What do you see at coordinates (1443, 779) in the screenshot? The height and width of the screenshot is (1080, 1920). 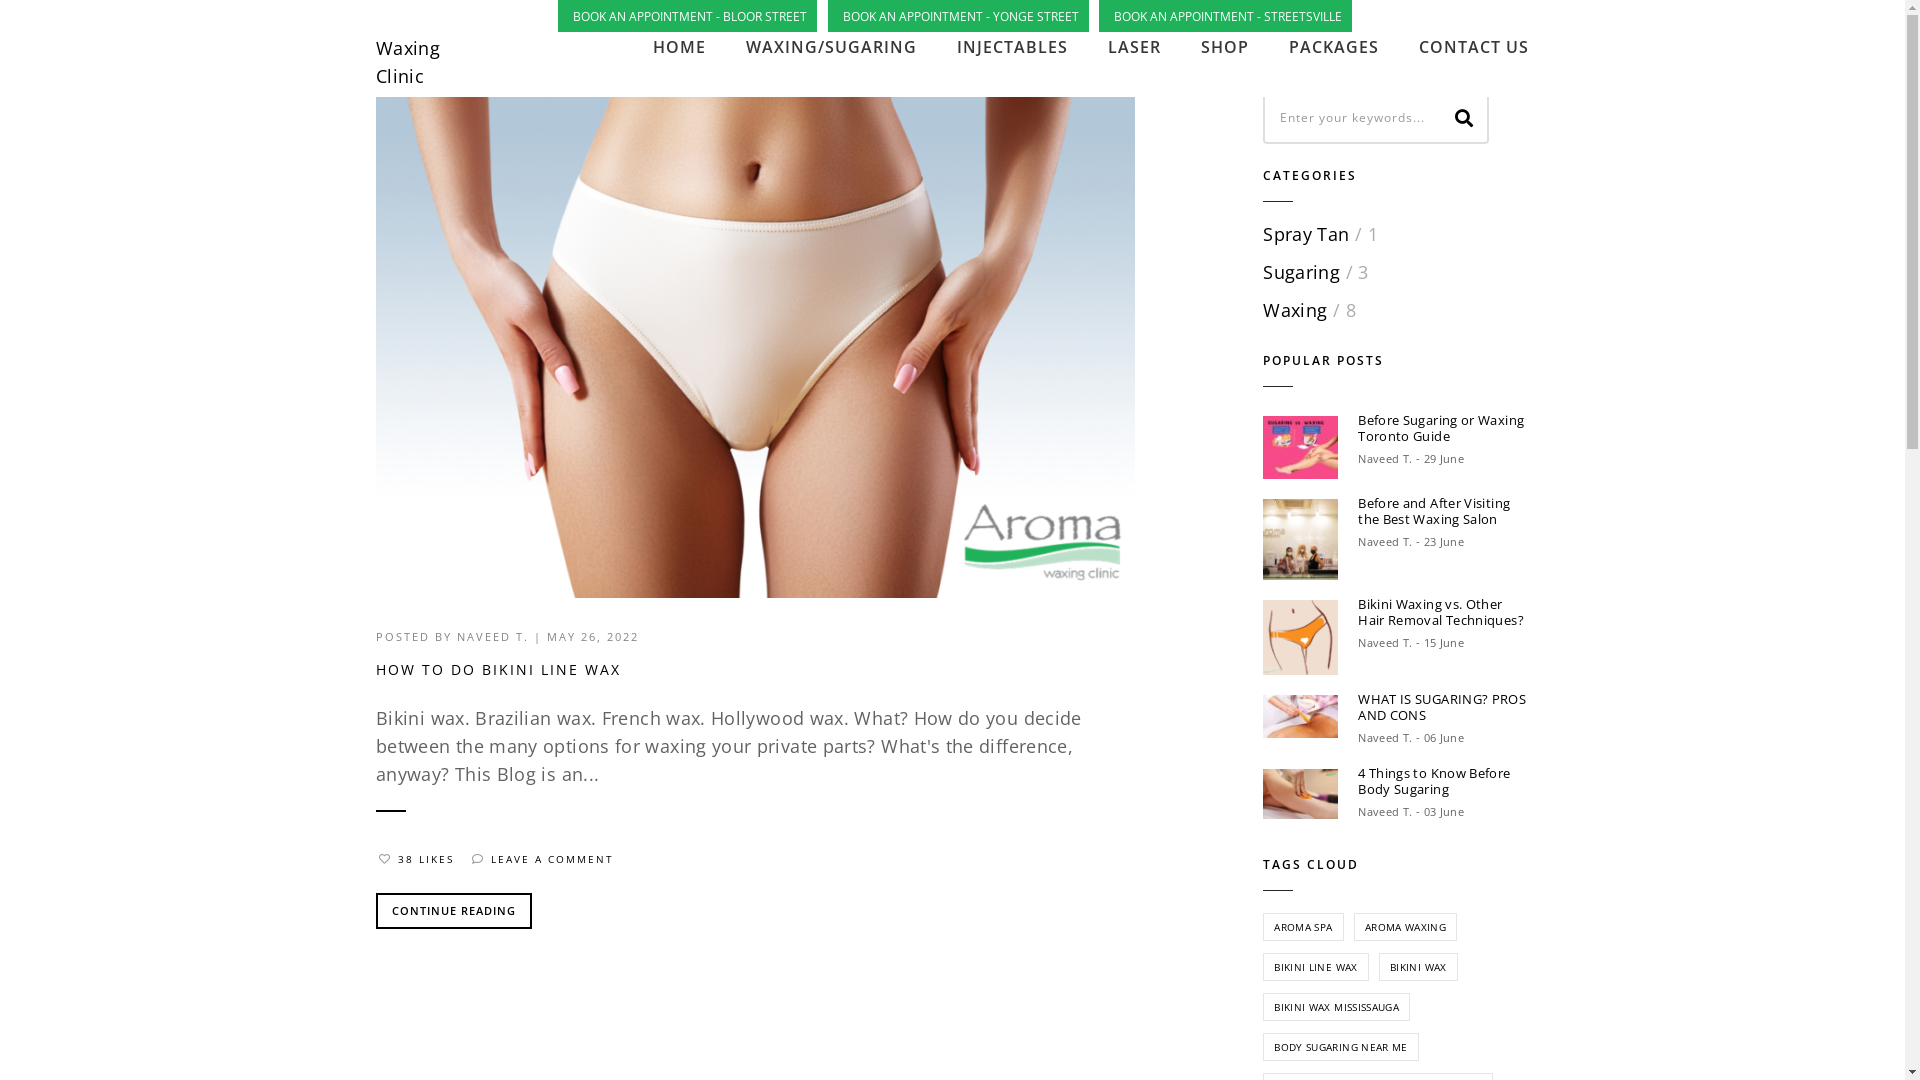 I see `'4 Things to Know Before Body Sugaring'` at bounding box center [1443, 779].